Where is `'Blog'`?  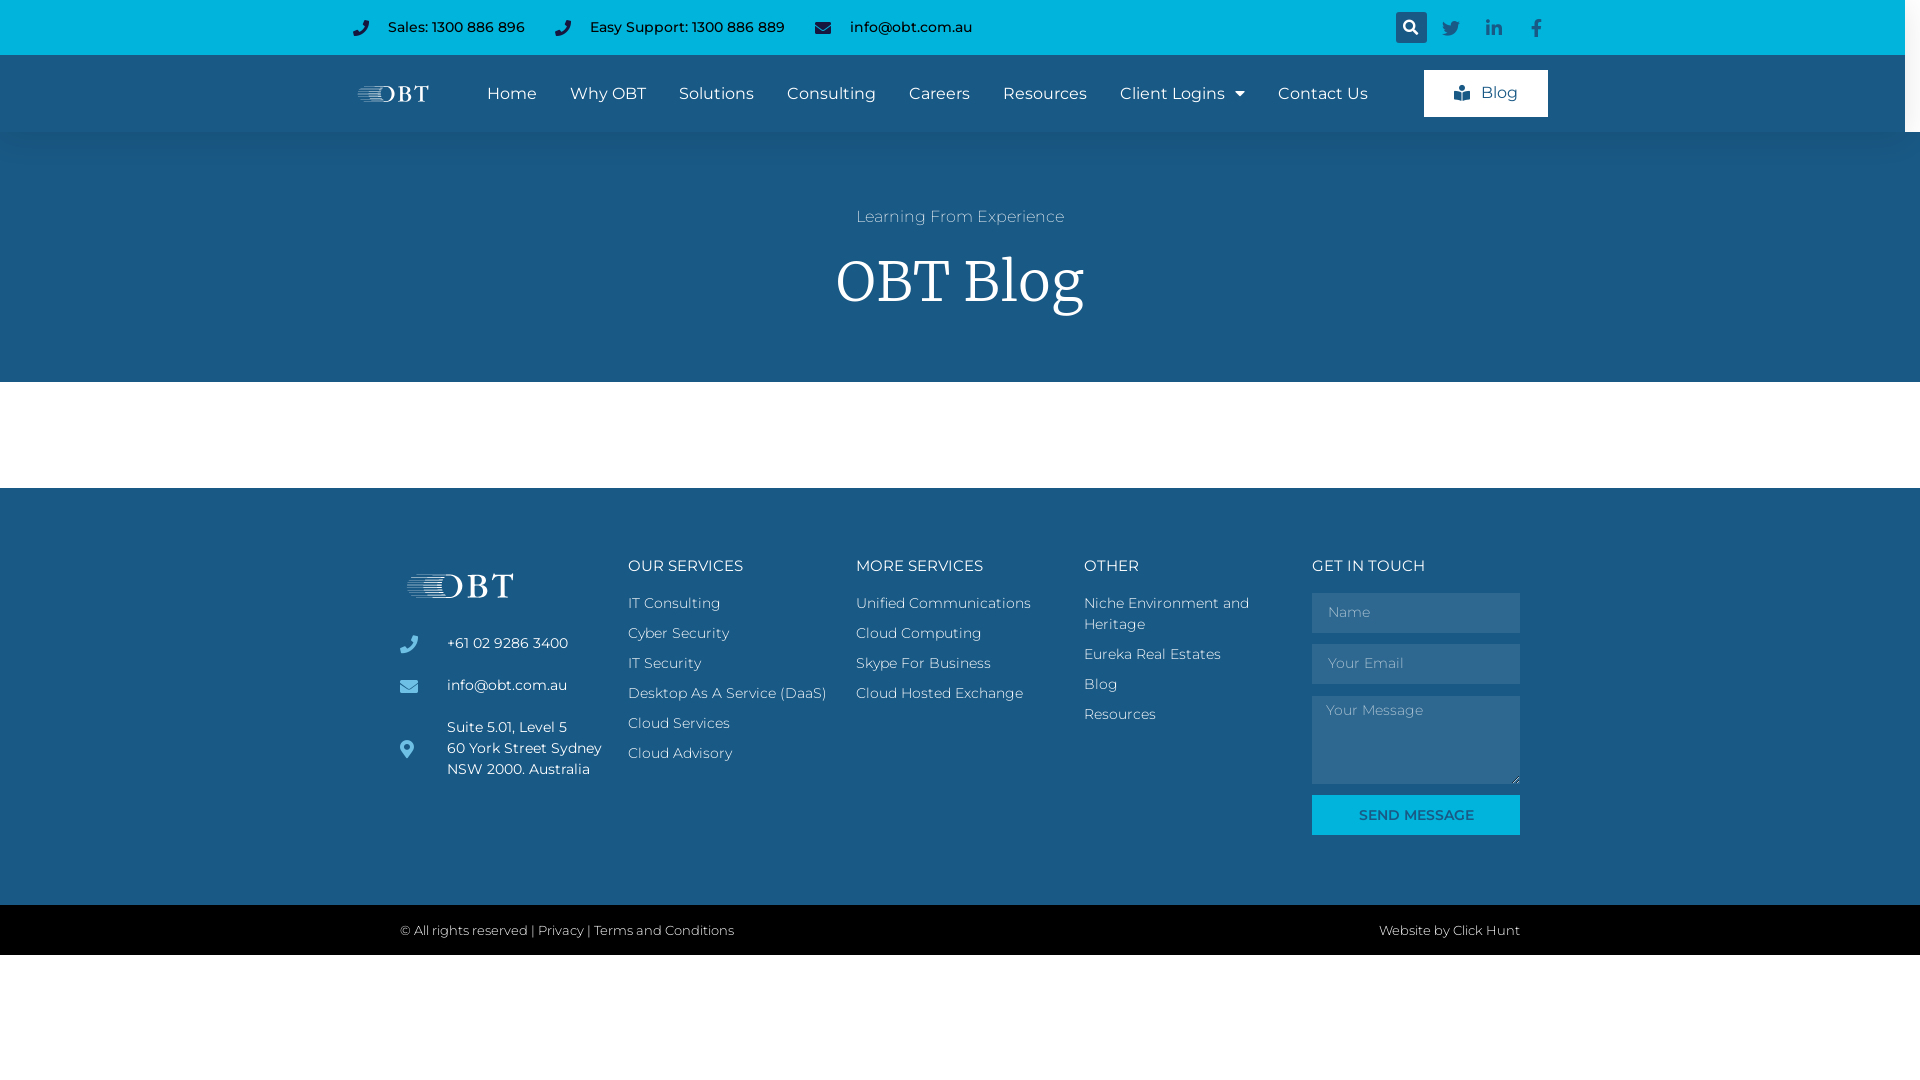 'Blog' is located at coordinates (1188, 683).